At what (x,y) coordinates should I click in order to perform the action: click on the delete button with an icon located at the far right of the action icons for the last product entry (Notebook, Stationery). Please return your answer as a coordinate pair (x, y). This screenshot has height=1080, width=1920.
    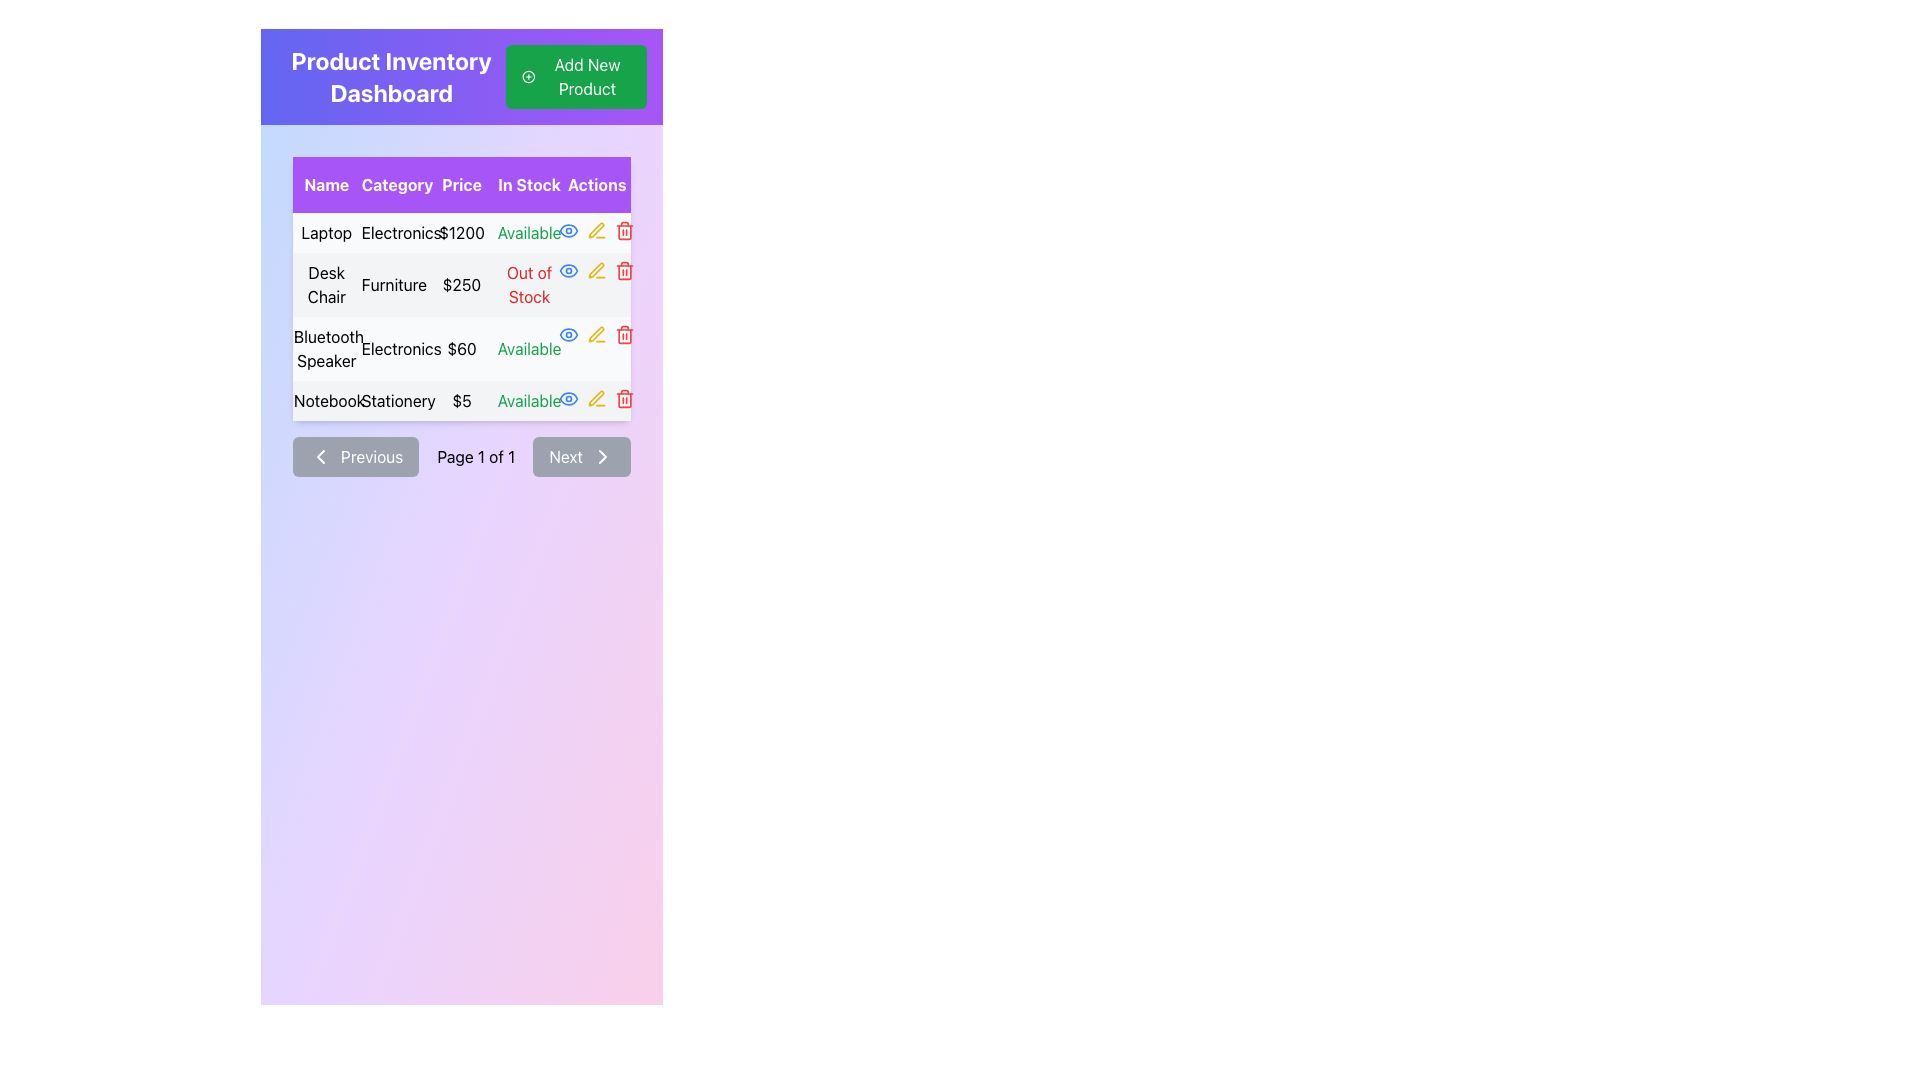
    Looking at the image, I should click on (624, 398).